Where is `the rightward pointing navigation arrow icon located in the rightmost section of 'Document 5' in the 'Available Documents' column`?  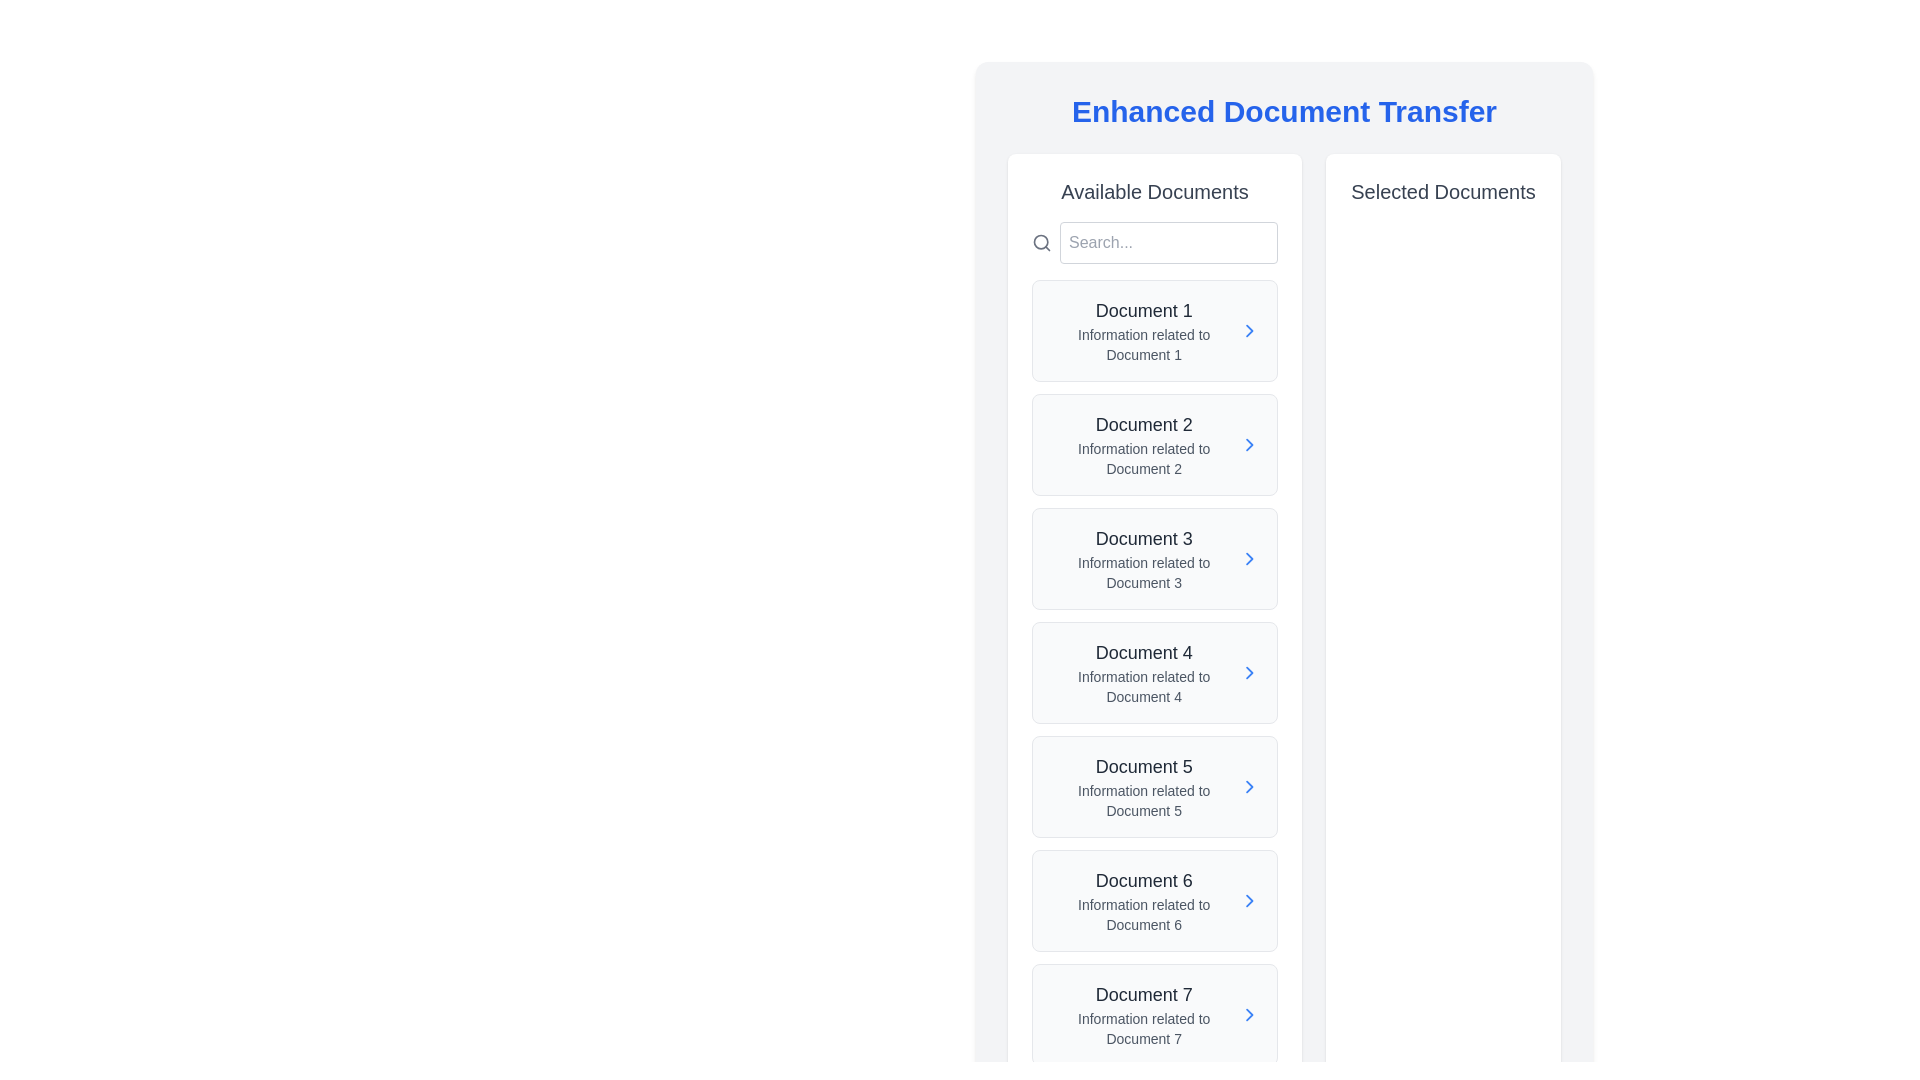 the rightward pointing navigation arrow icon located in the rightmost section of 'Document 5' in the 'Available Documents' column is located at coordinates (1248, 785).